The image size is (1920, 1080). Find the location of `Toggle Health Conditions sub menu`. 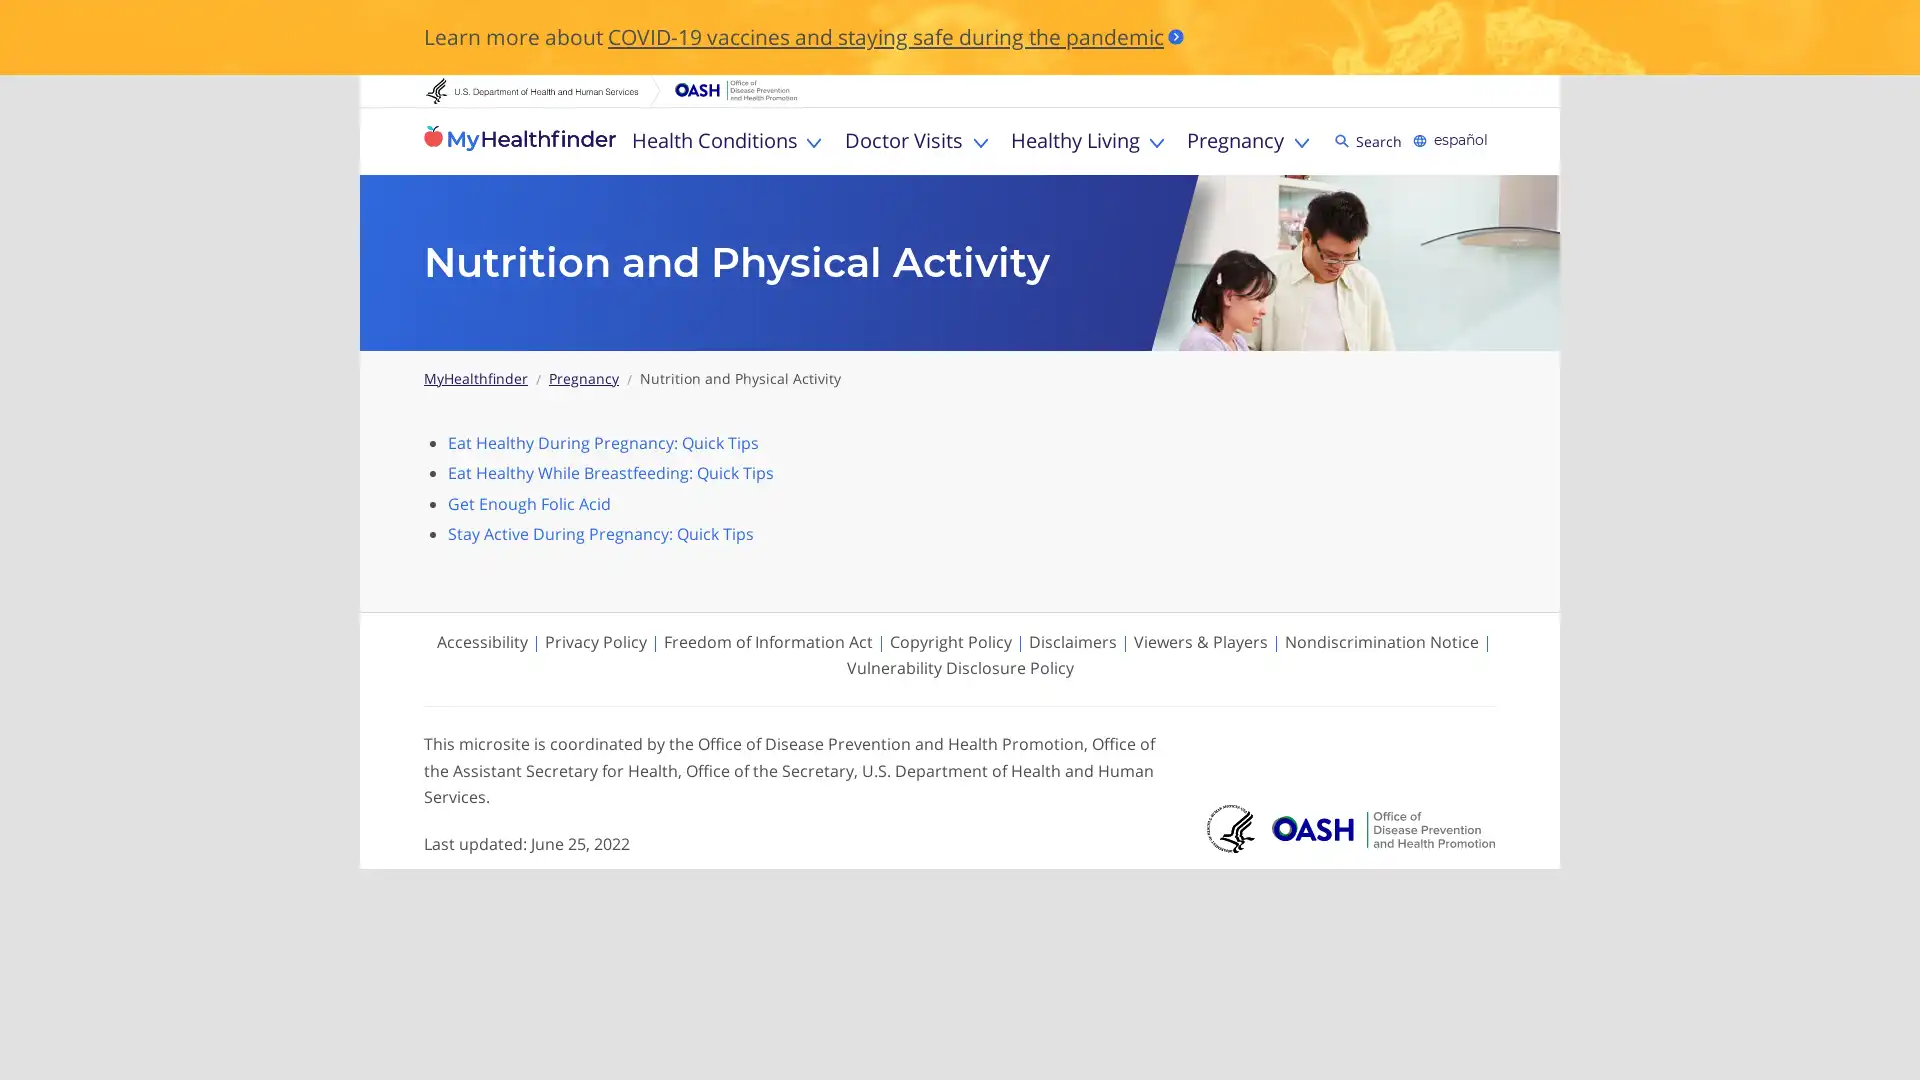

Toggle Health Conditions sub menu is located at coordinates (814, 140).